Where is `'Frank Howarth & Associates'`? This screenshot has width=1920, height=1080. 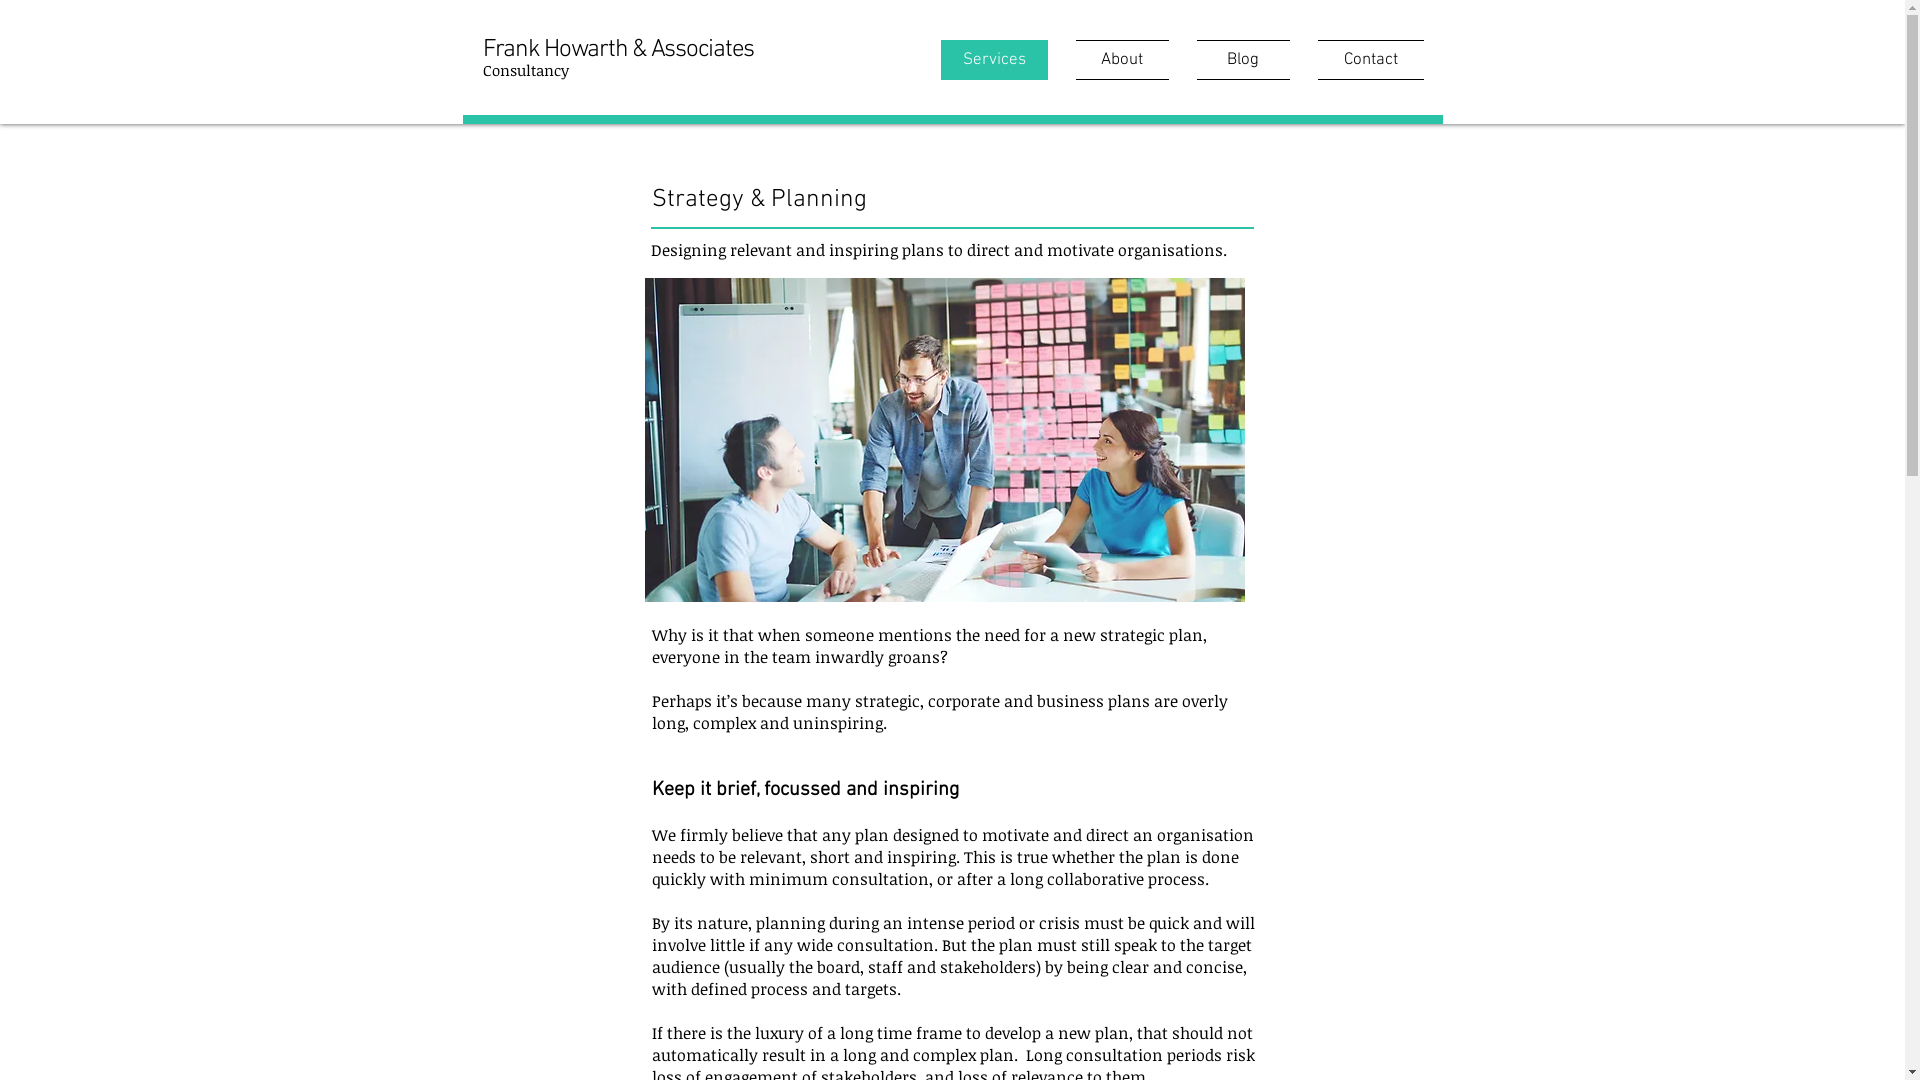
'Frank Howarth & Associates' is located at coordinates (617, 49).